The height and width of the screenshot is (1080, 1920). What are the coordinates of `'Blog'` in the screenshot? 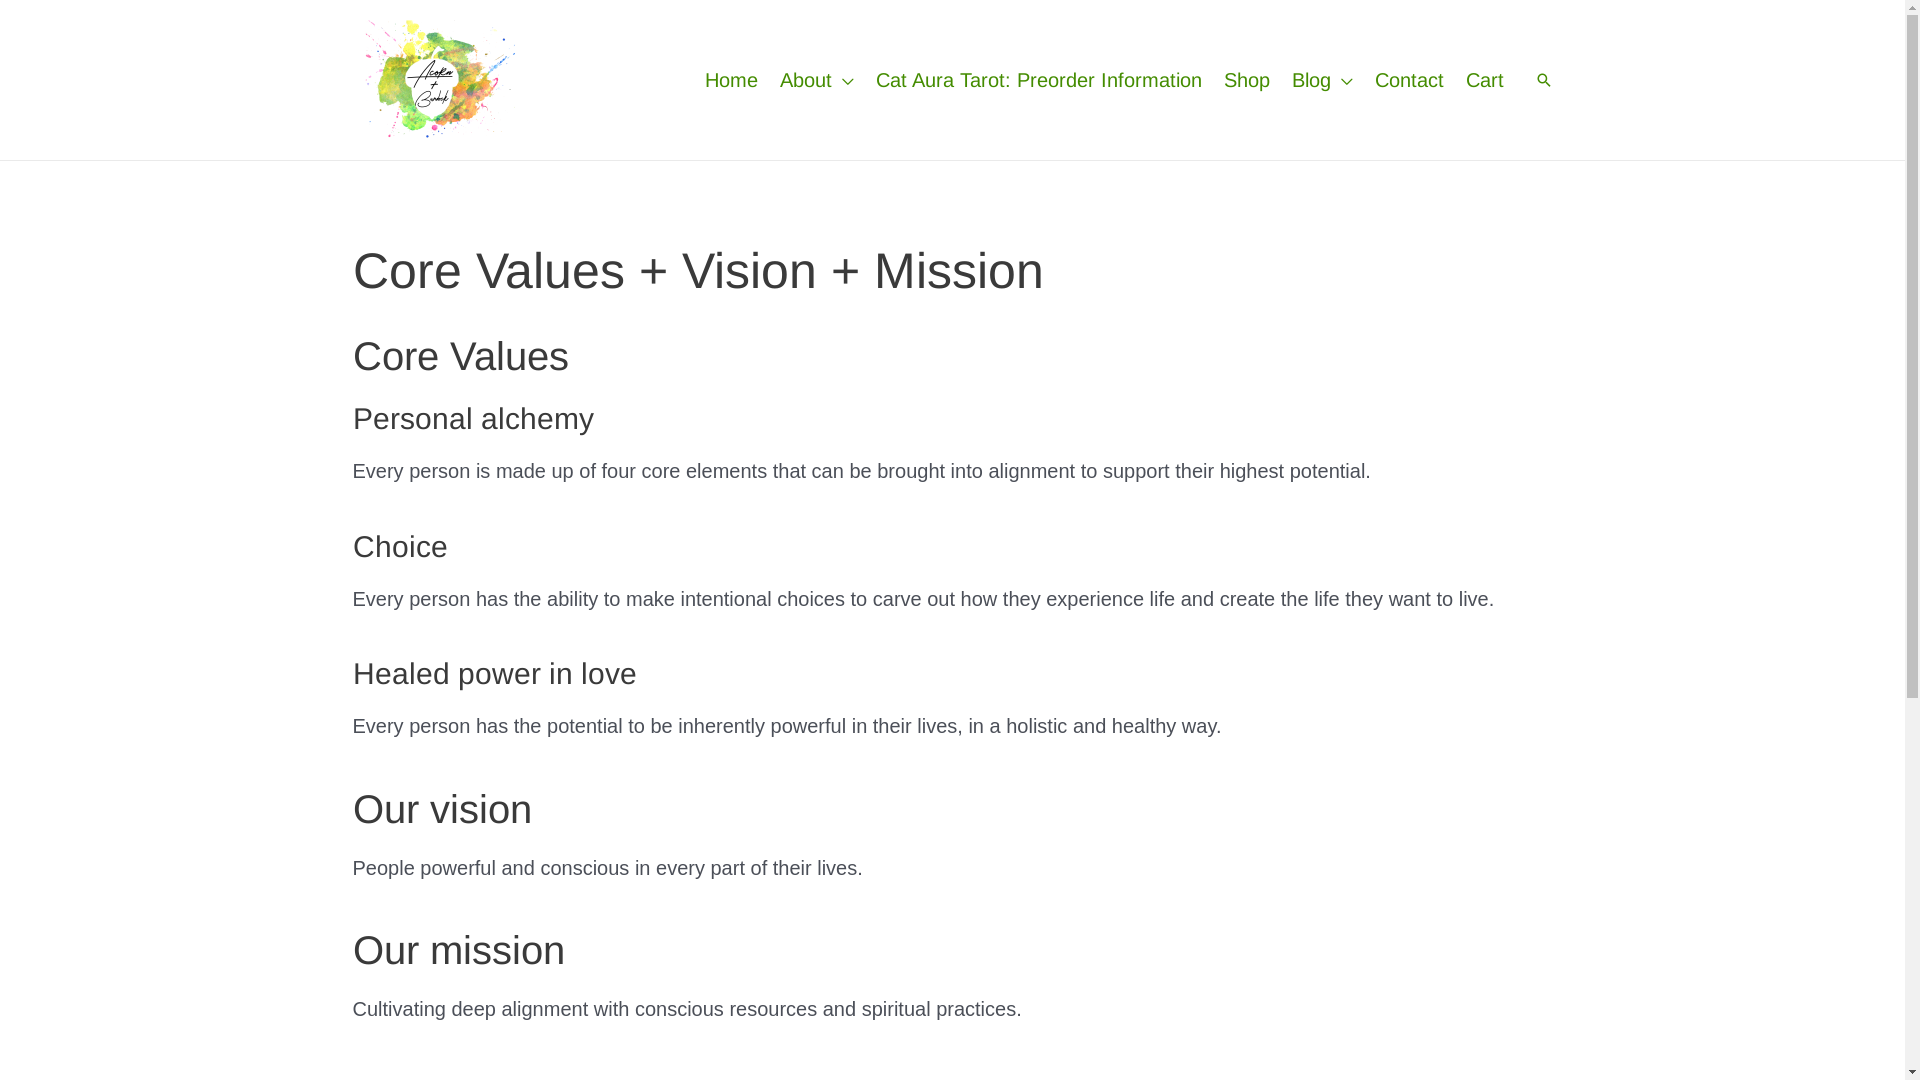 It's located at (1280, 79).